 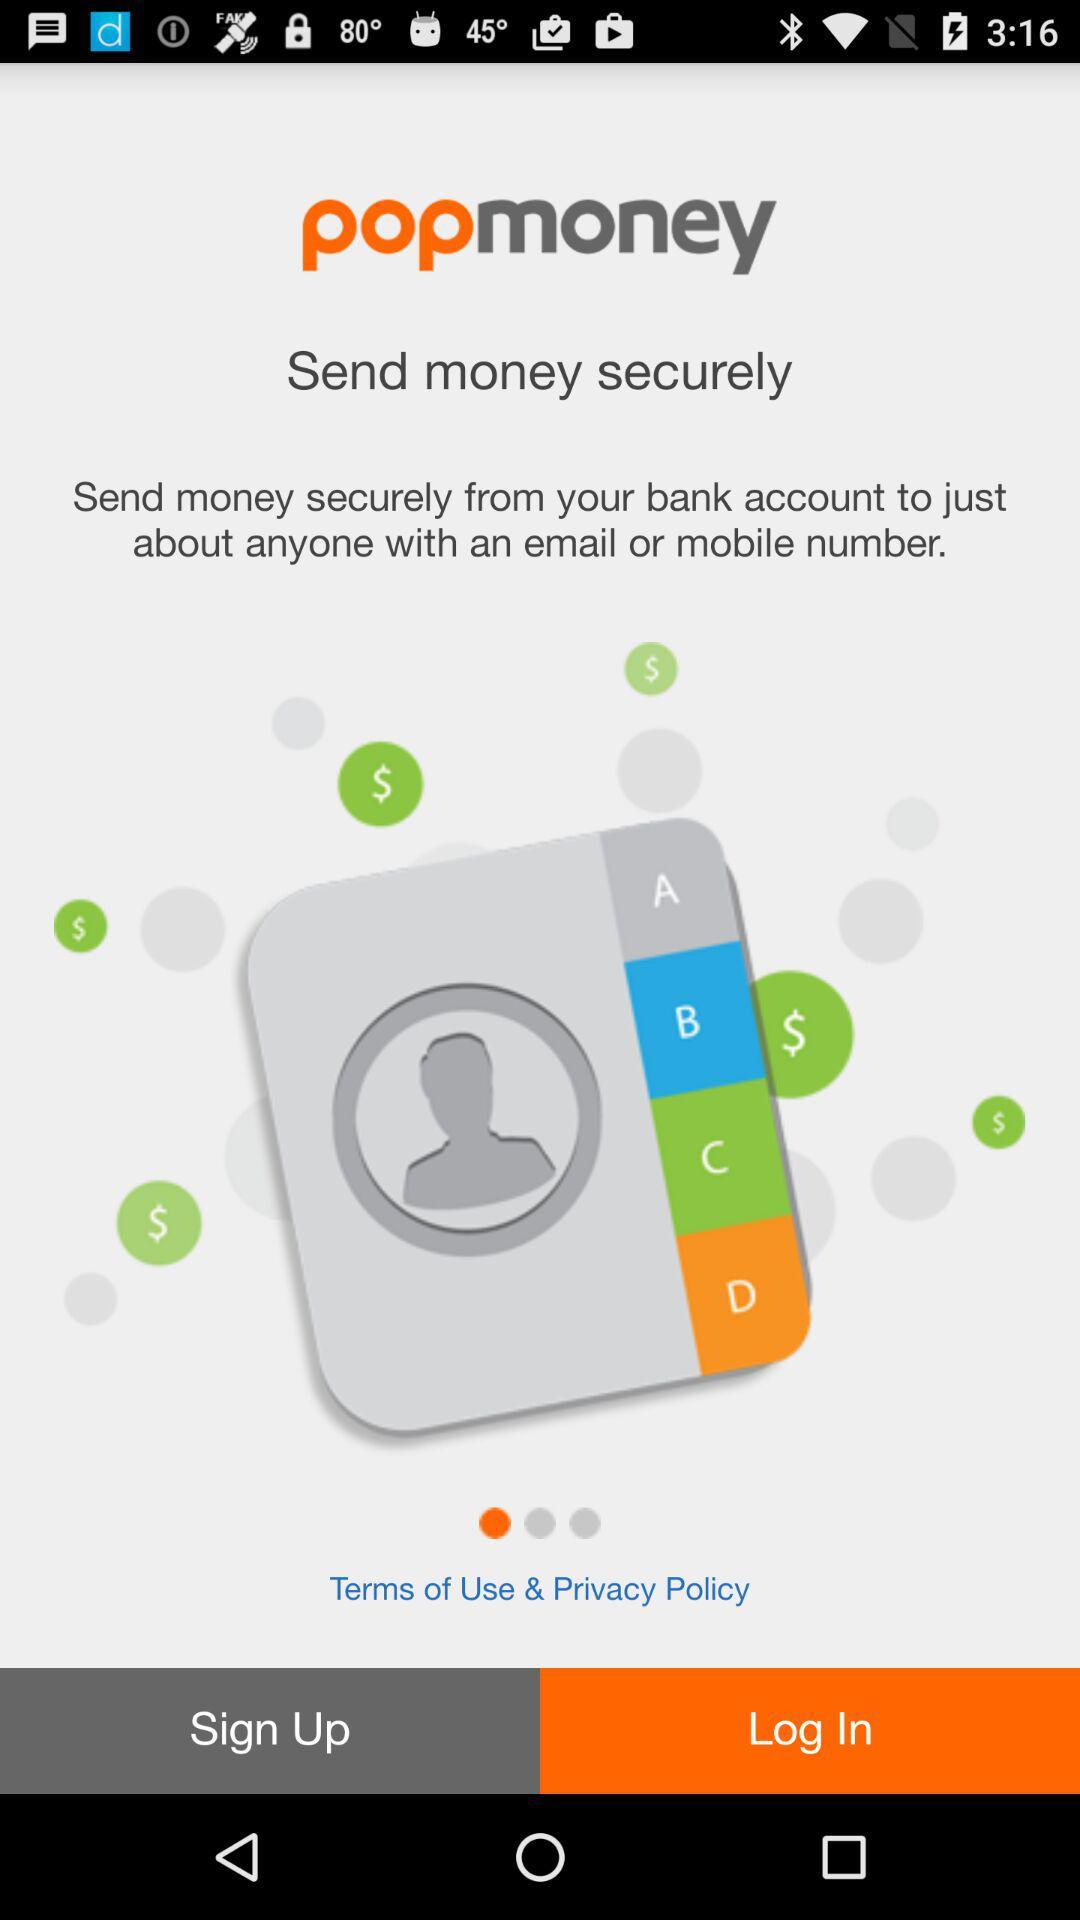 I want to click on the icon to the left of the log in, so click(x=270, y=1730).